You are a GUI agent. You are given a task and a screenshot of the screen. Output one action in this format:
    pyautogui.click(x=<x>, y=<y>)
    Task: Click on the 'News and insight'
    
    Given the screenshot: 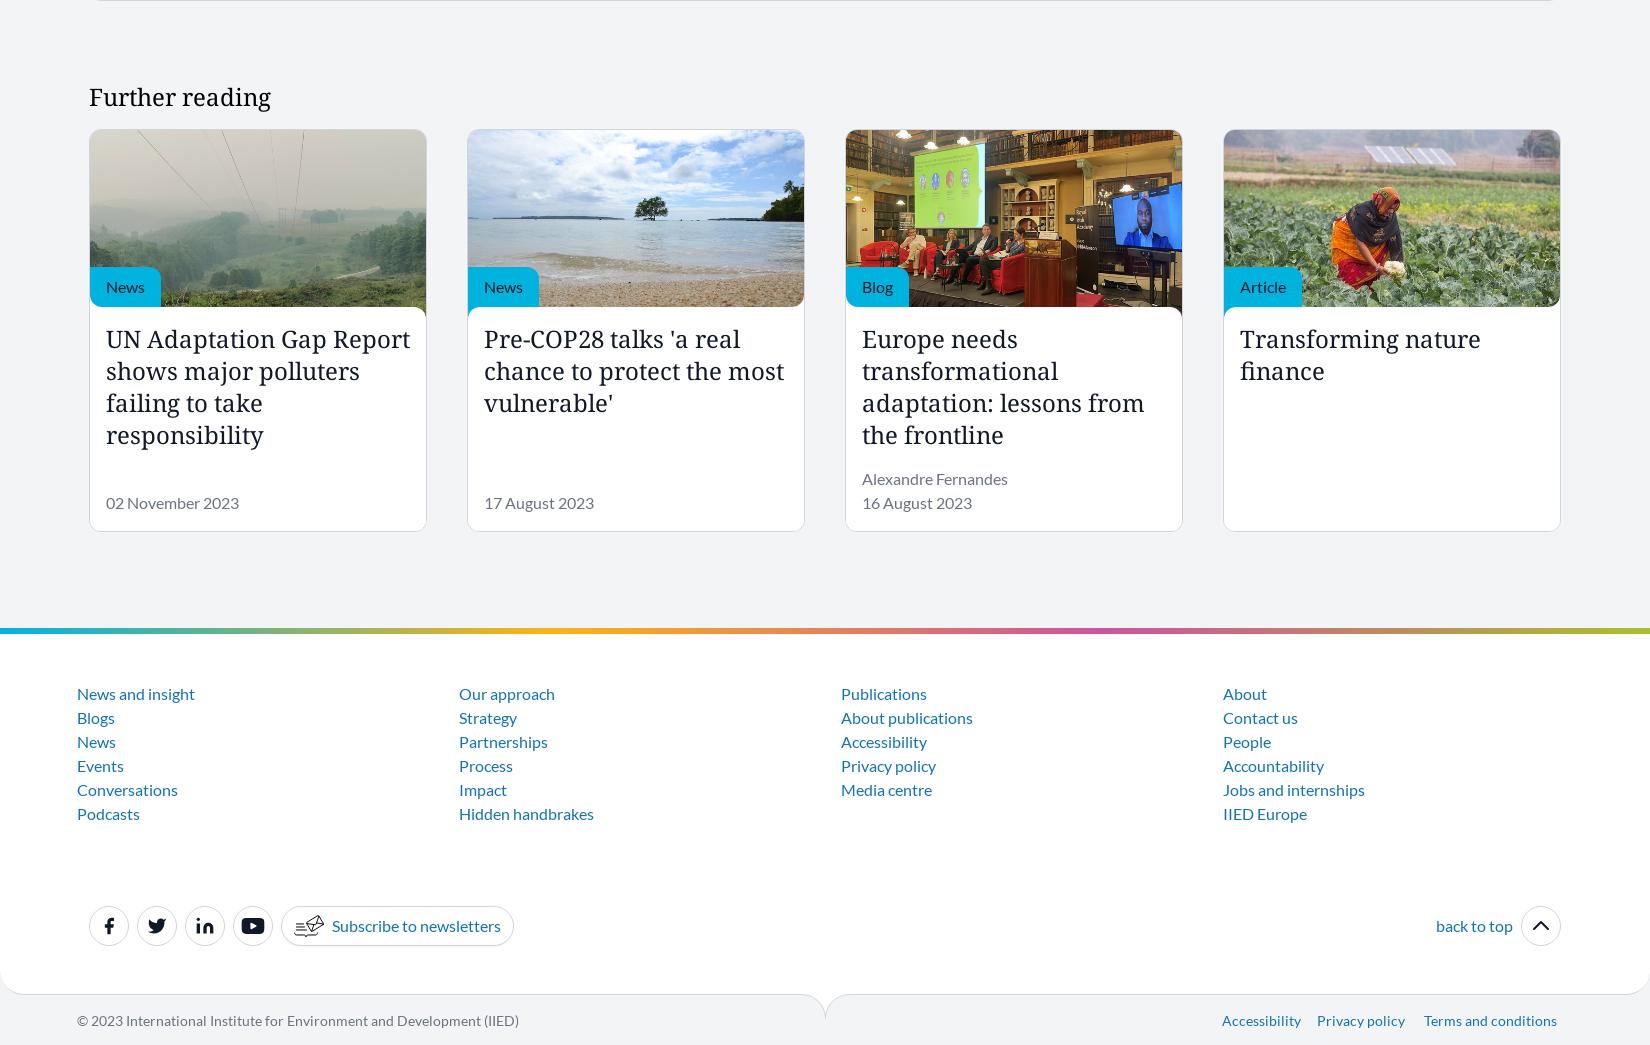 What is the action you would take?
    pyautogui.click(x=135, y=692)
    